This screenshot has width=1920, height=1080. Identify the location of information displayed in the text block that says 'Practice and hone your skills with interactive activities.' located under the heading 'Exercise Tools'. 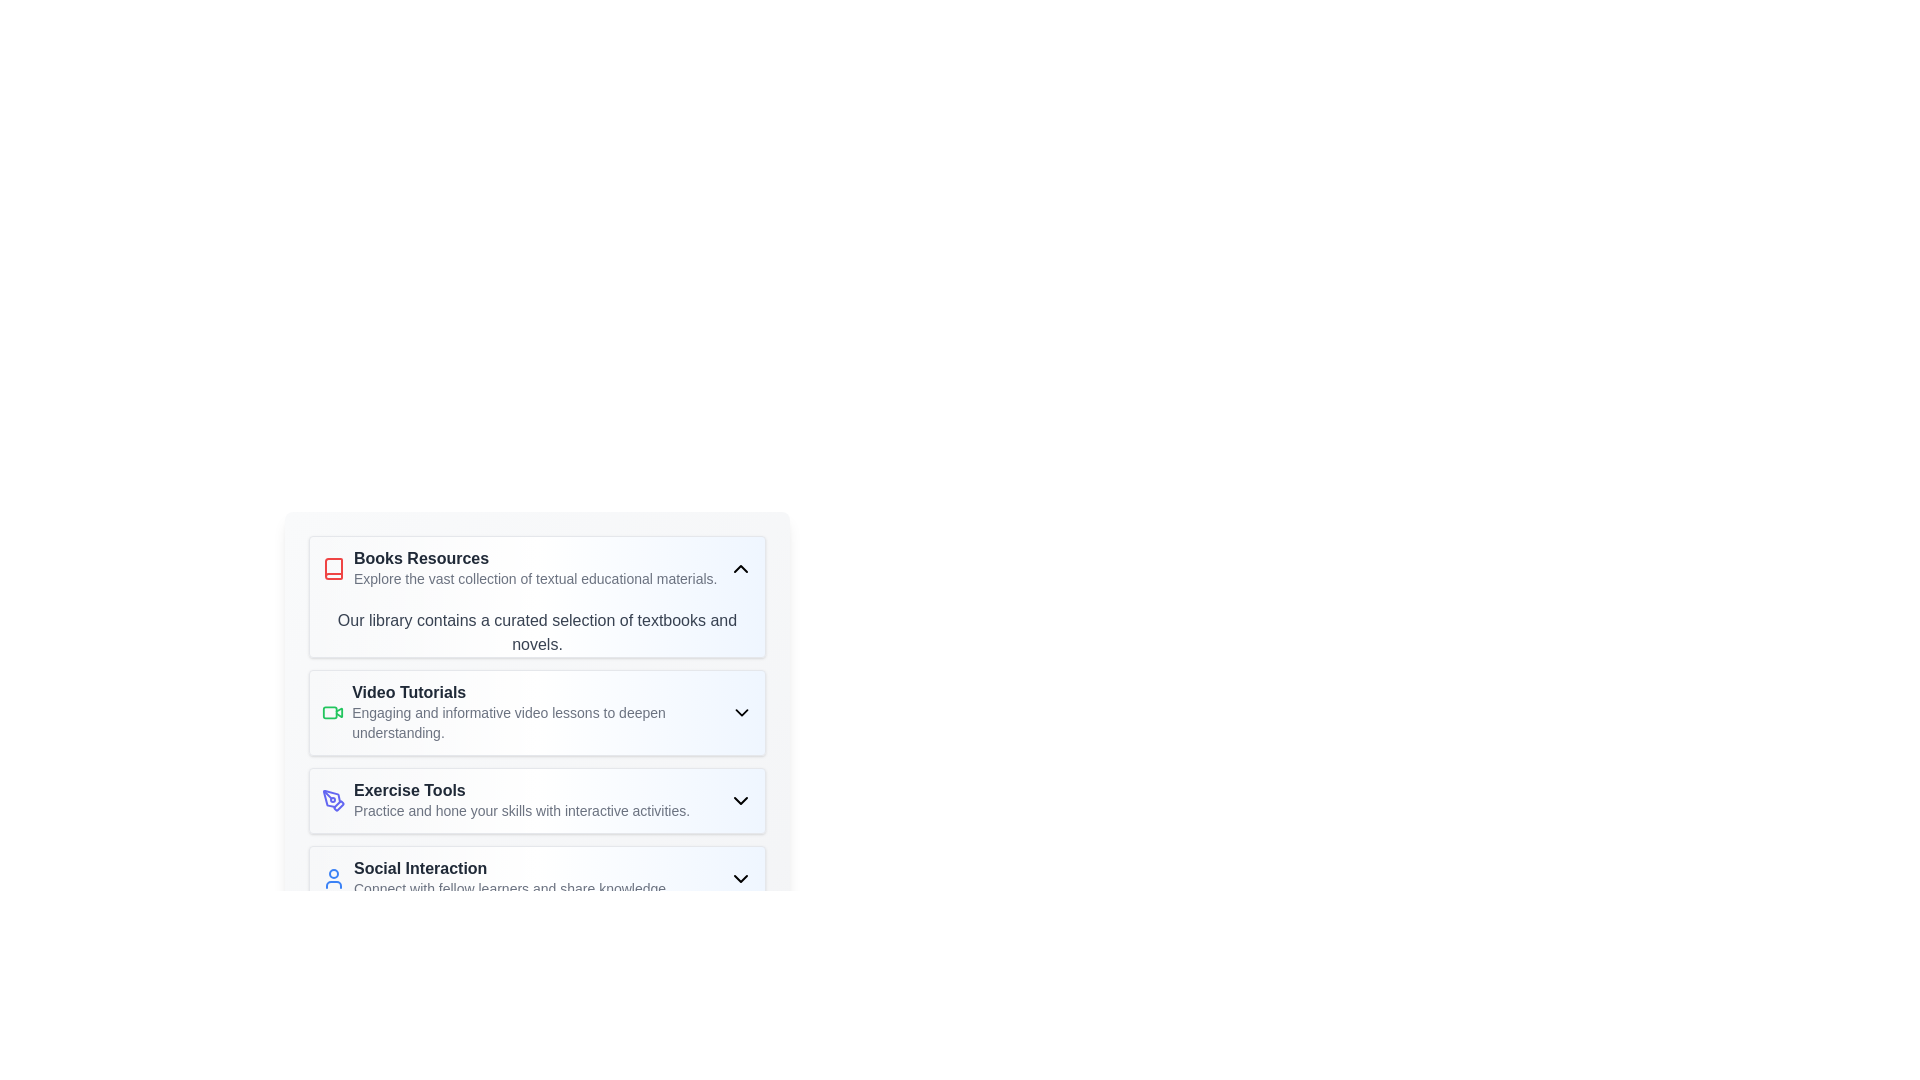
(522, 810).